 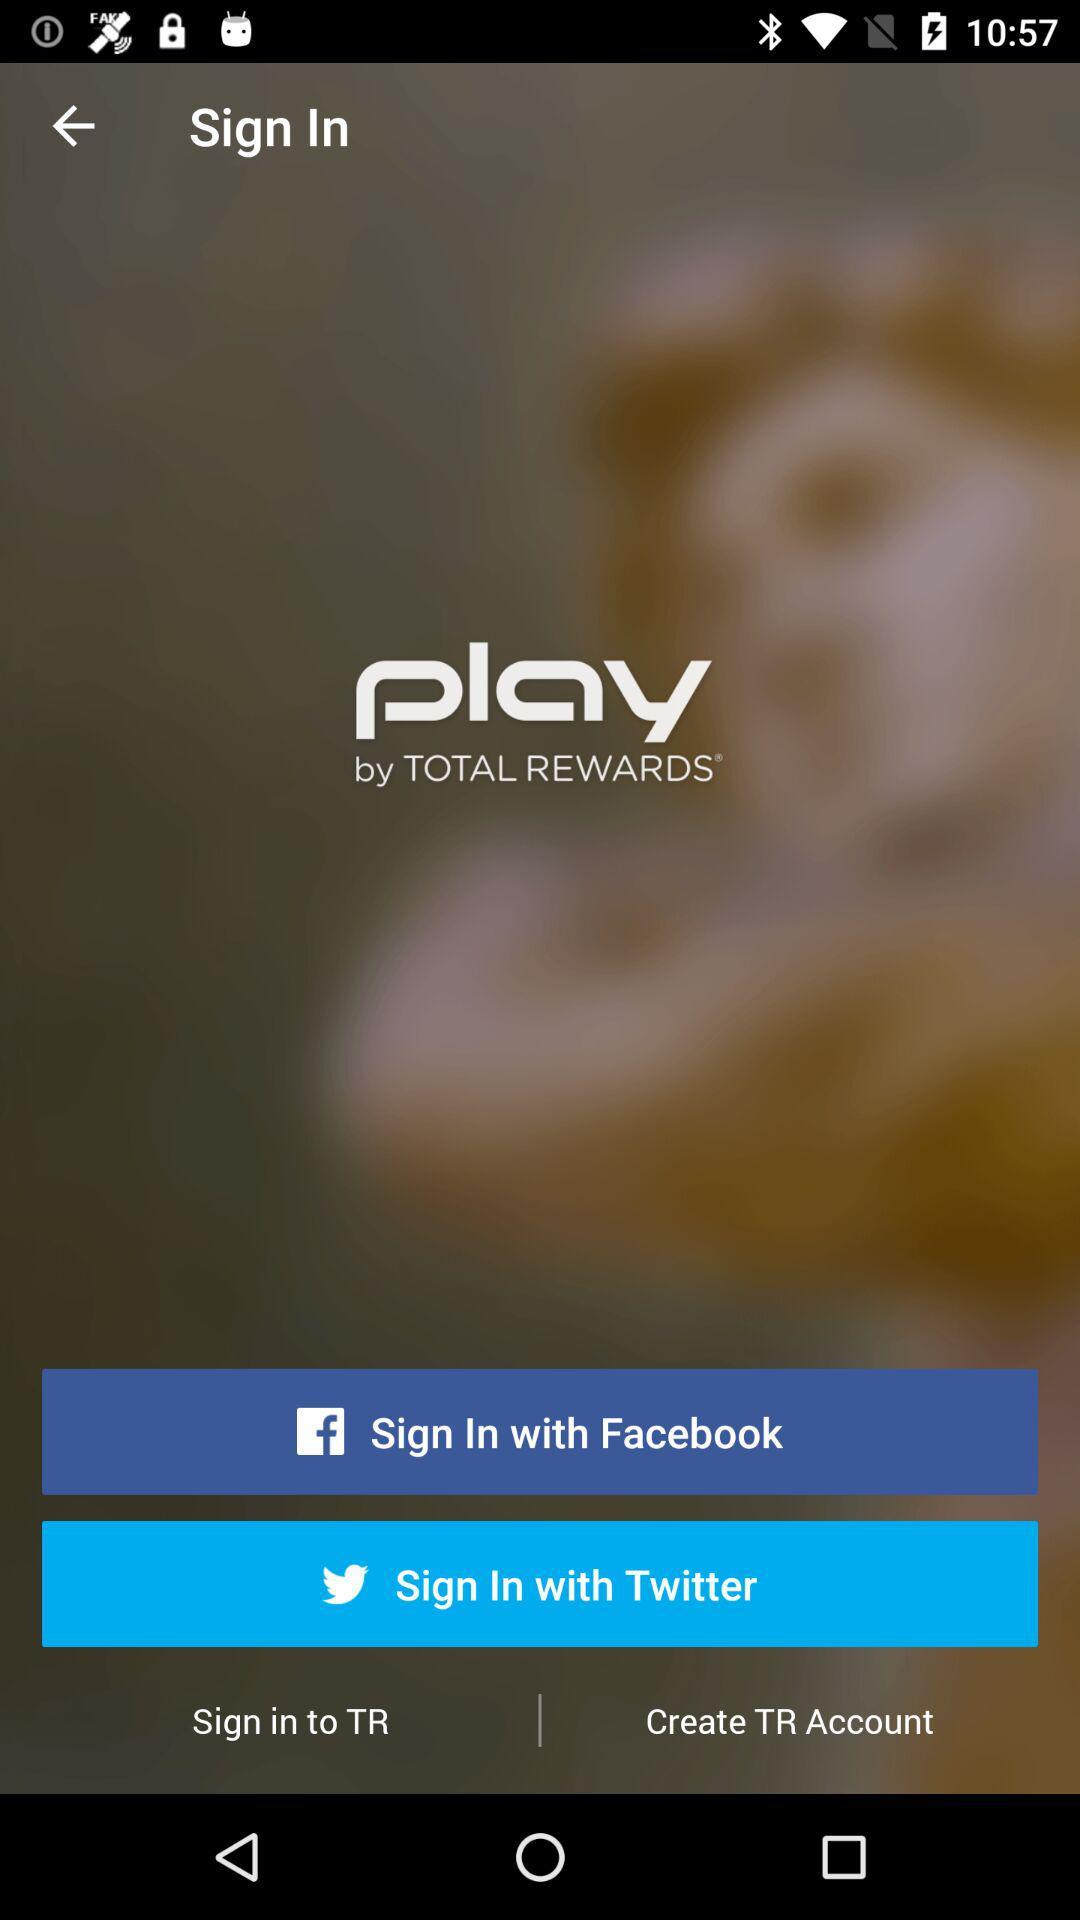 I want to click on item below sign in with item, so click(x=788, y=1719).